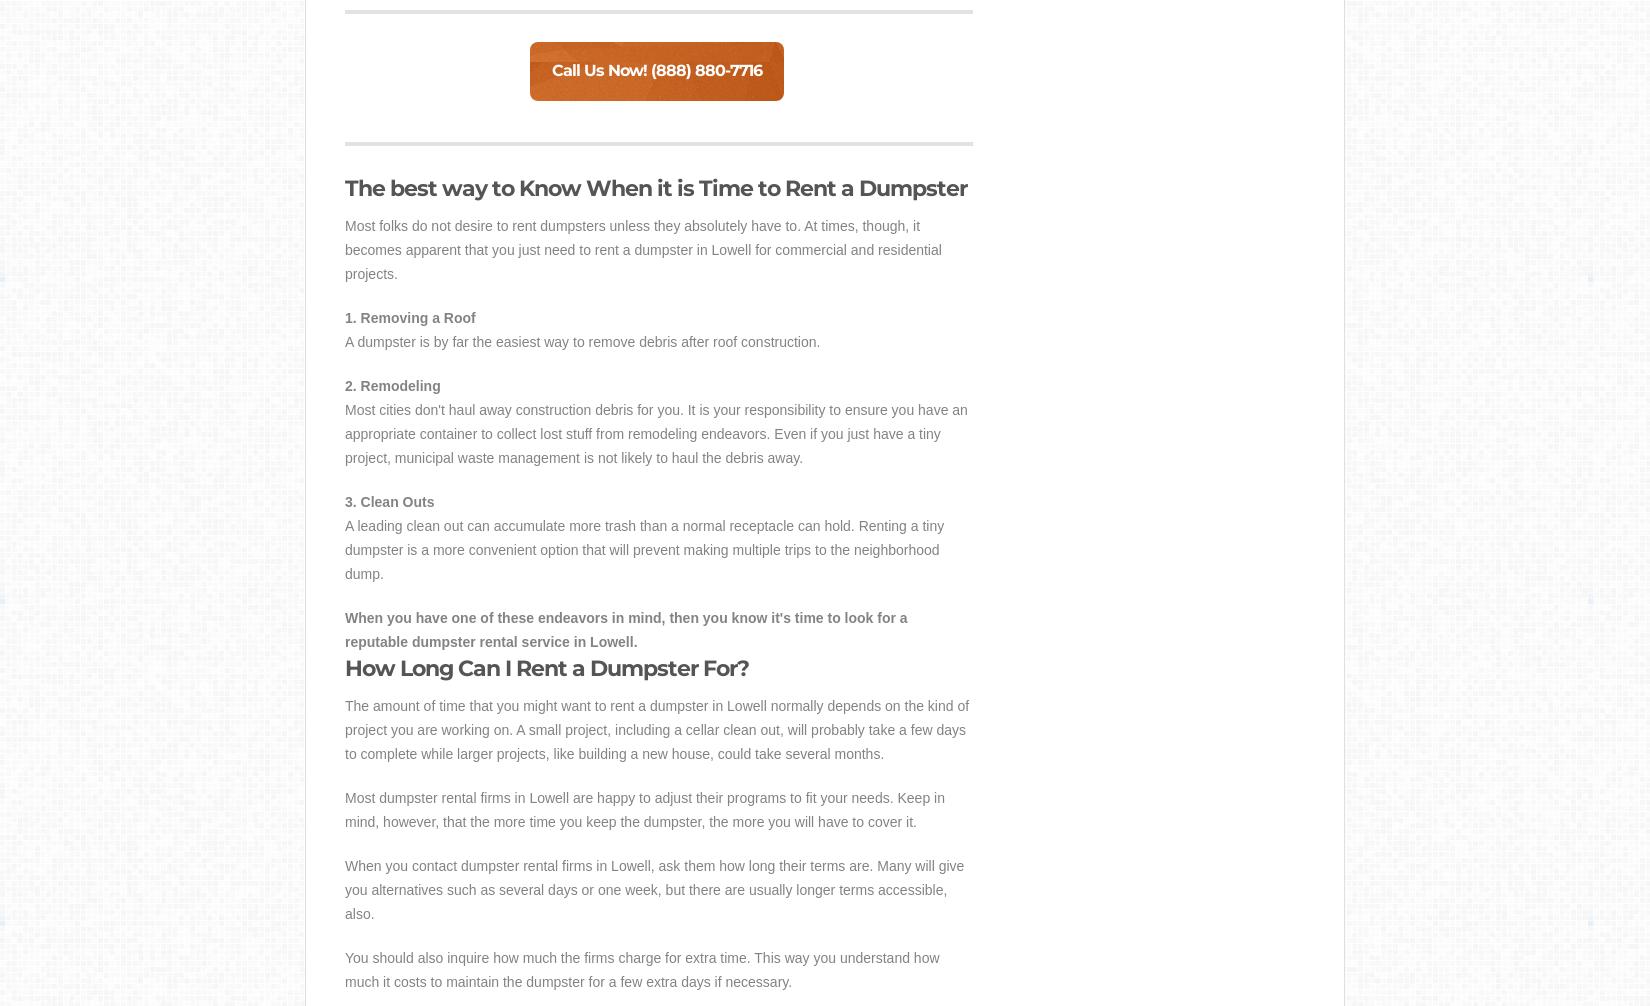 This screenshot has height=1006, width=1650. What do you see at coordinates (653, 889) in the screenshot?
I see `'When you contact dumpster rental firms in Lowell, ask them how long their terms are. Many will give you alternatives such as several days or one week, but there are usually longer terms accessible, also.'` at bounding box center [653, 889].